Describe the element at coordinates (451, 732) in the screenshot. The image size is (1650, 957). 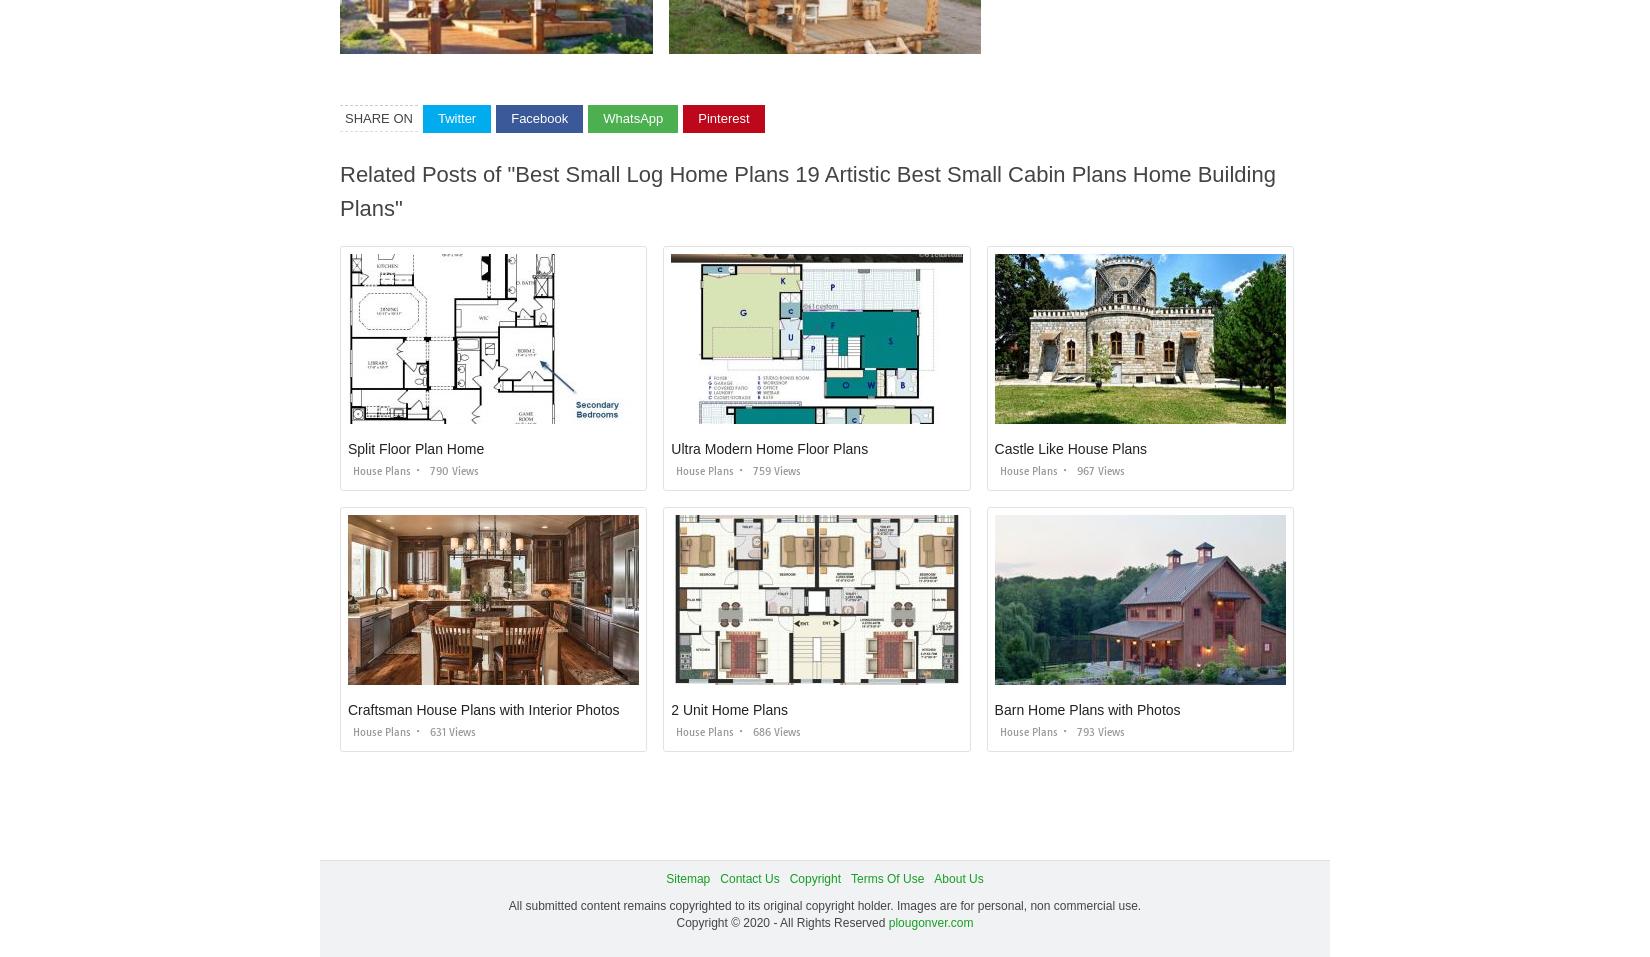
I see `'631 views'` at that location.